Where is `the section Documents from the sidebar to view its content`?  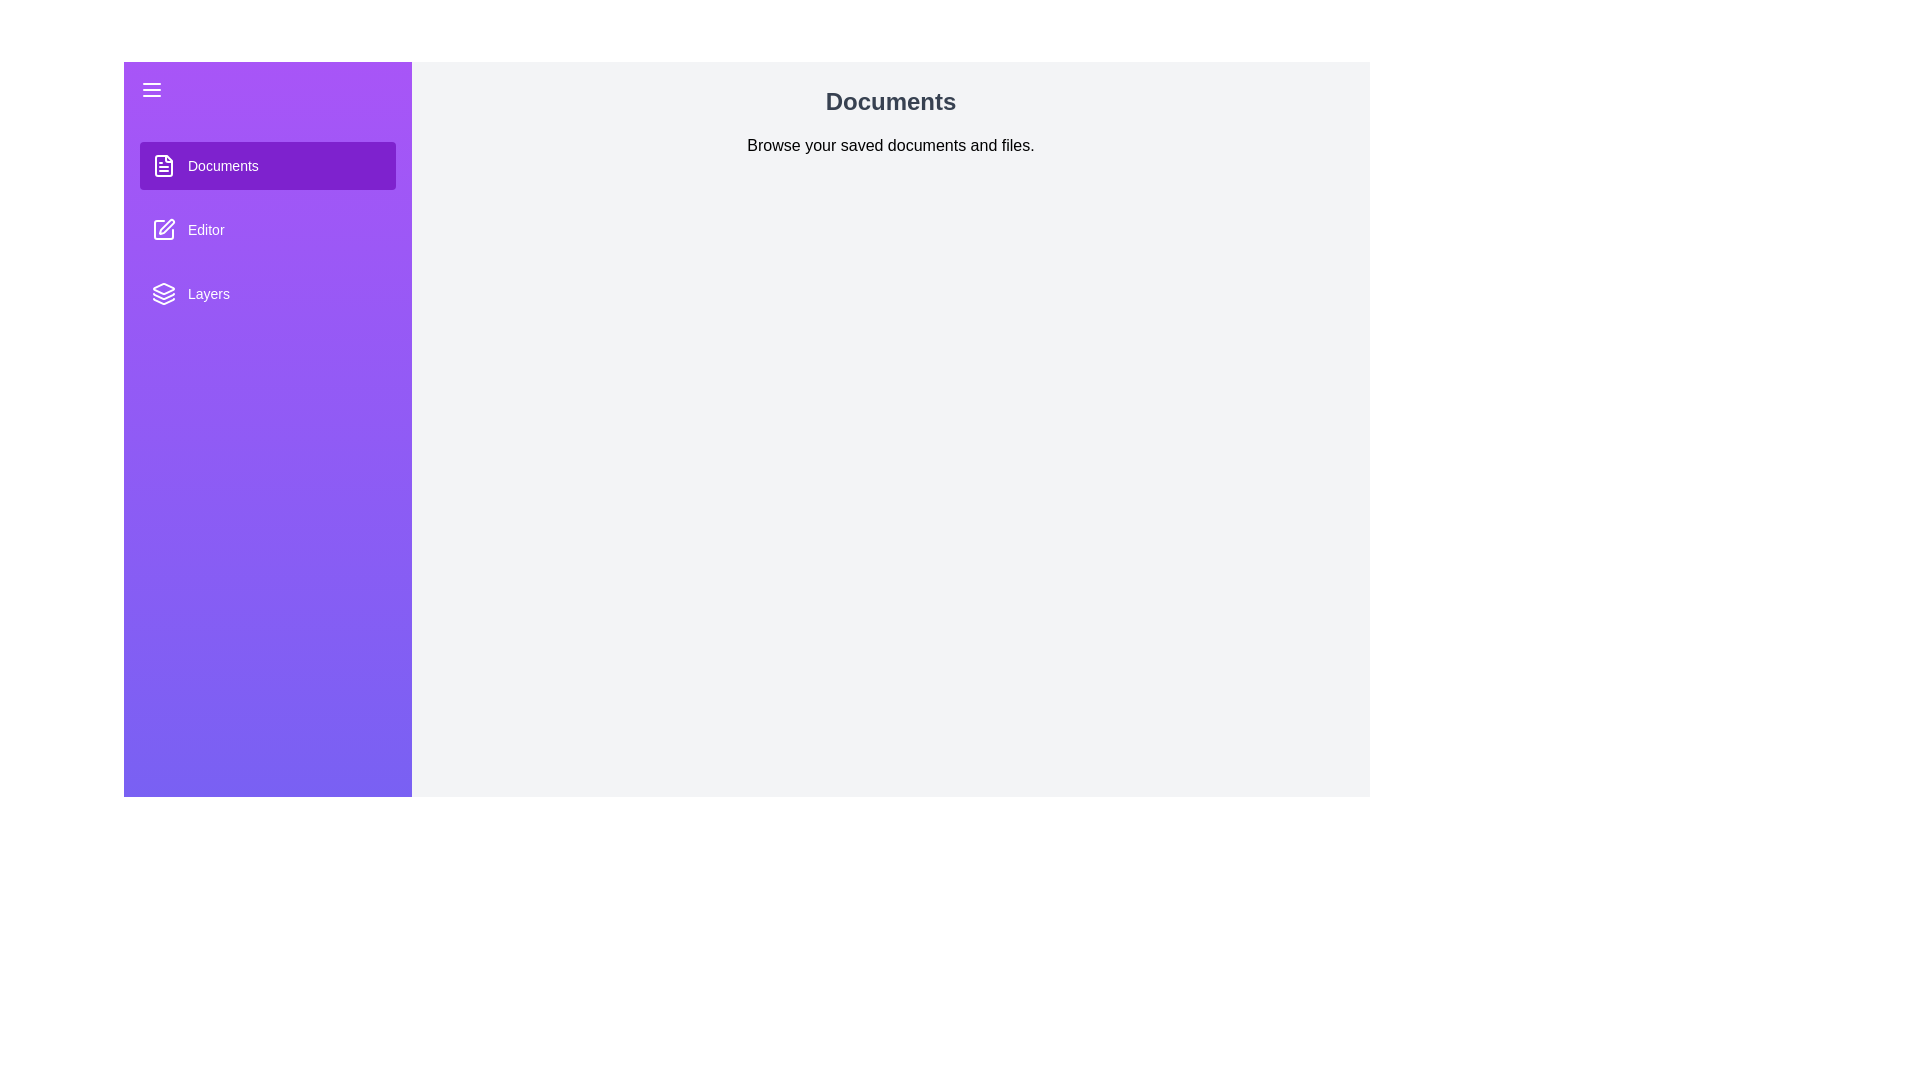 the section Documents from the sidebar to view its content is located at coordinates (267, 164).